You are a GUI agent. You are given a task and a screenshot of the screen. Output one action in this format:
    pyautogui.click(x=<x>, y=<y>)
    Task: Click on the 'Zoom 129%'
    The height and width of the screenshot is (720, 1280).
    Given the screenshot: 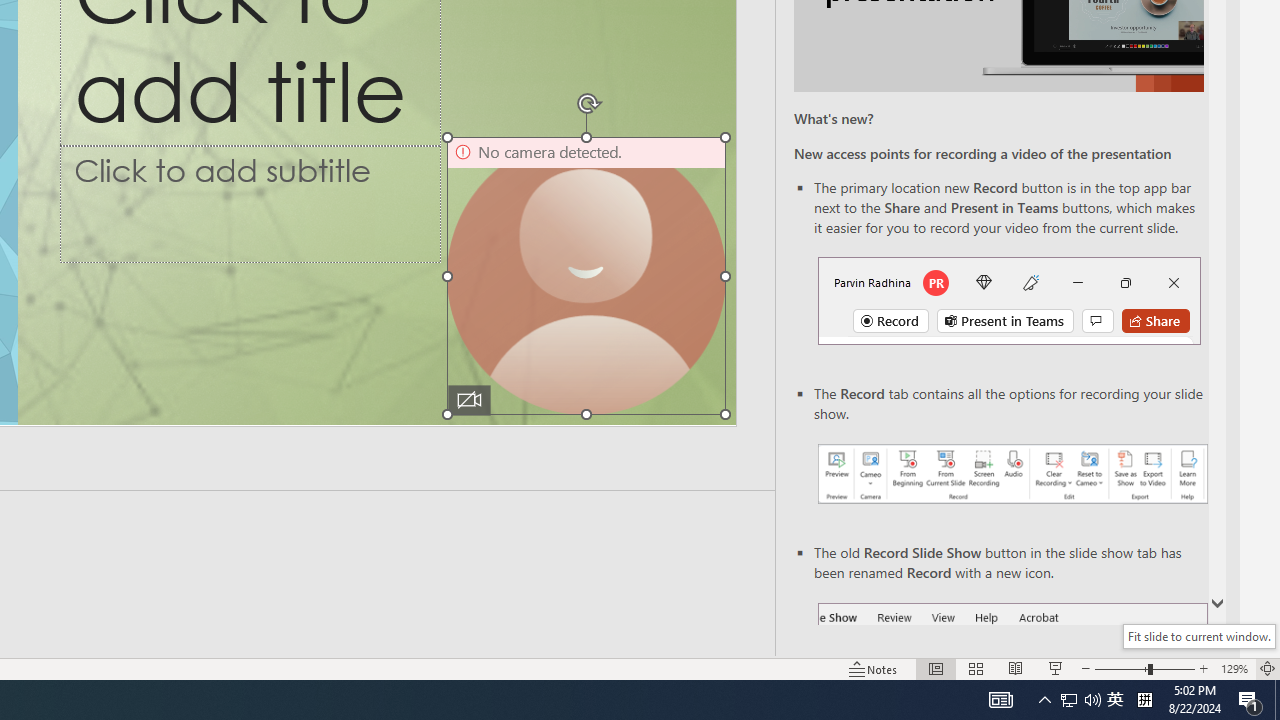 What is the action you would take?
    pyautogui.click(x=1233, y=669)
    